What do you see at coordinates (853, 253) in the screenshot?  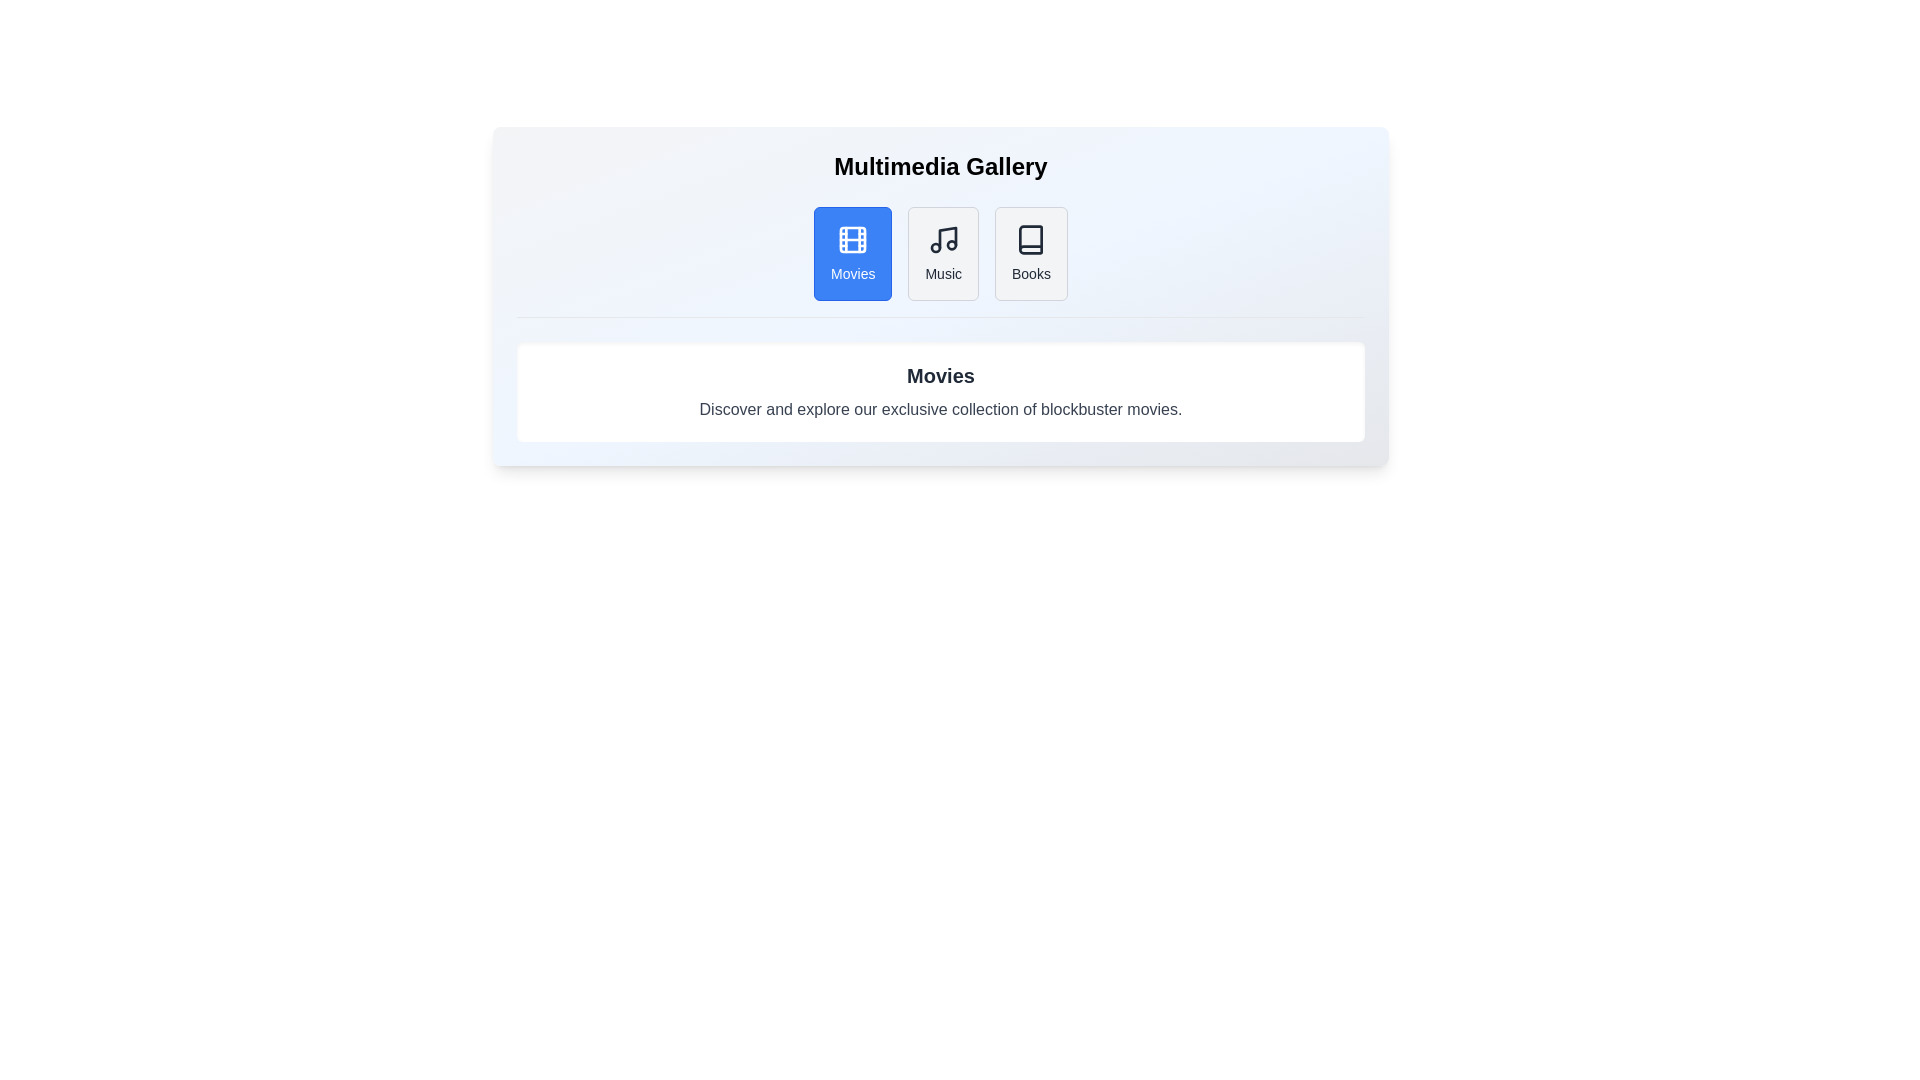 I see `the button labeled Movies` at bounding box center [853, 253].